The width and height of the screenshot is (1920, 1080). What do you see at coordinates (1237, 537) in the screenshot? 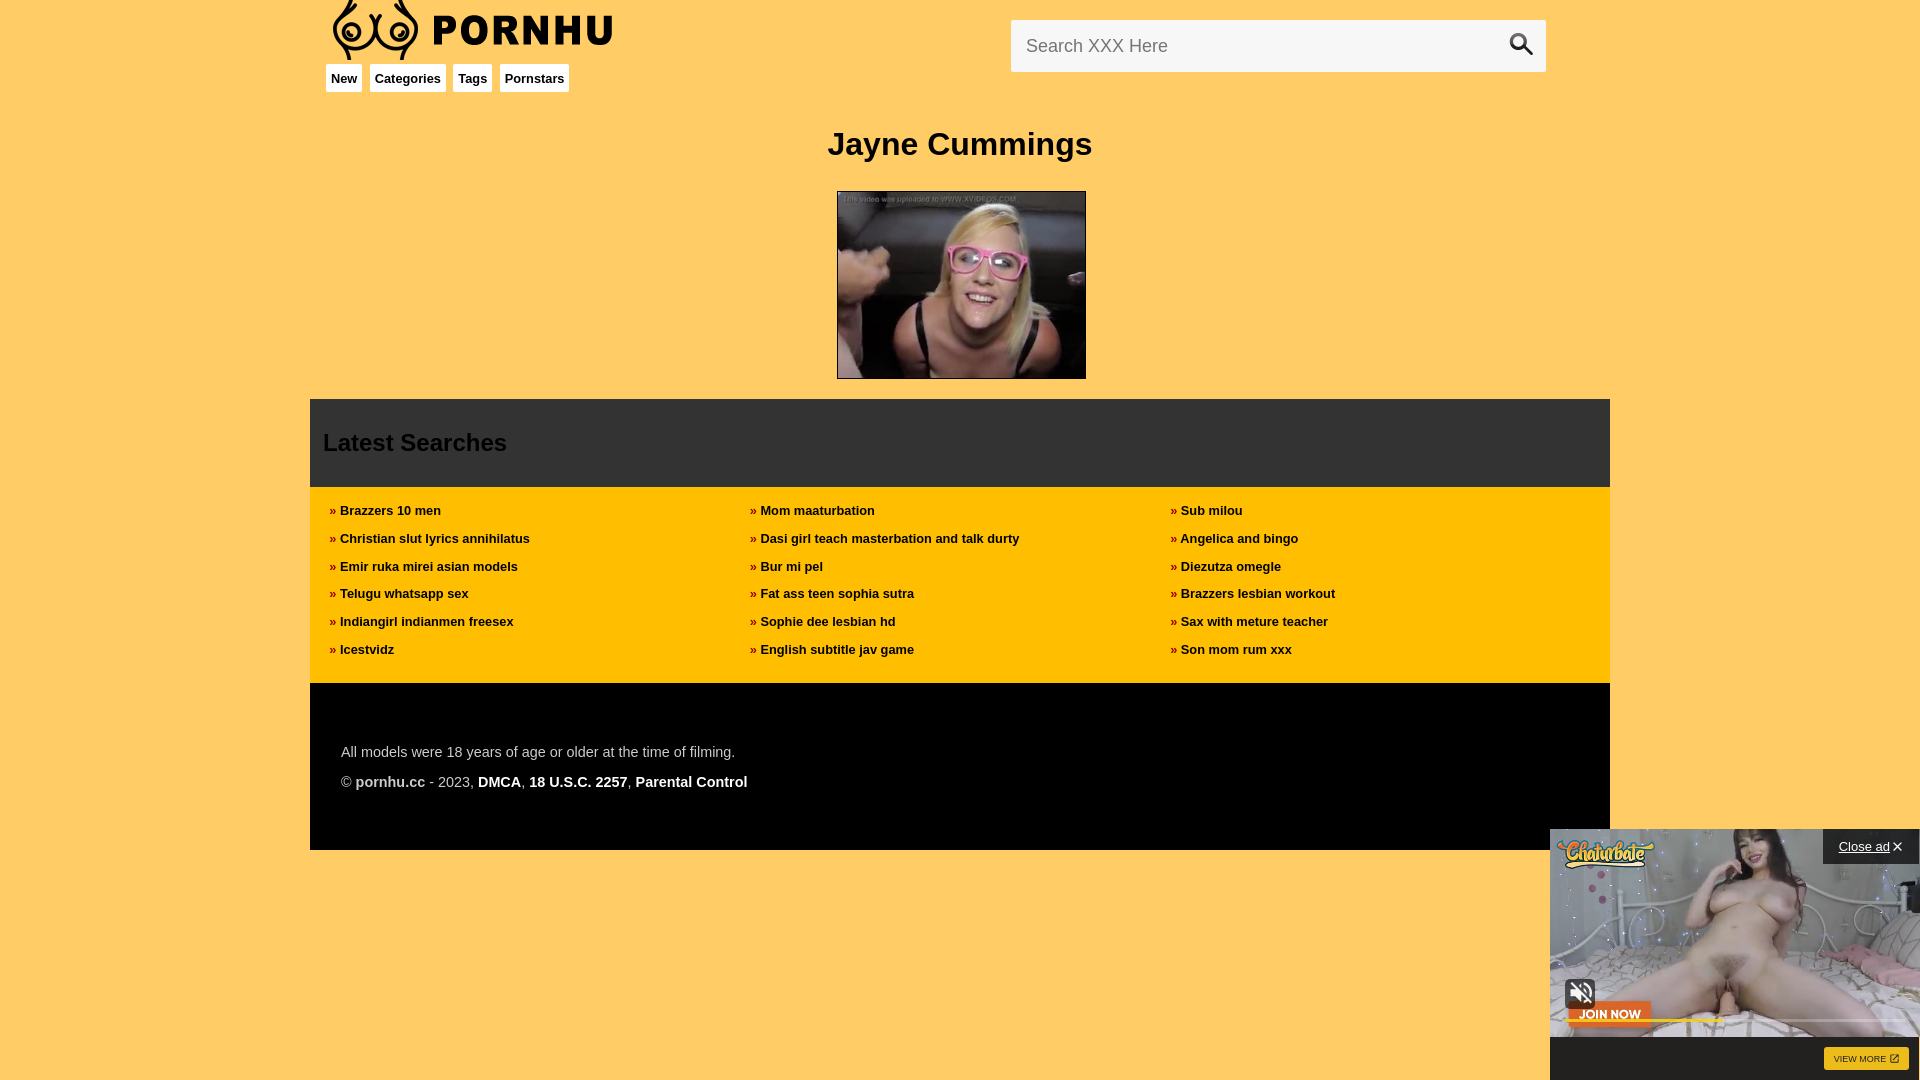
I see `'Angelica and bingo'` at bounding box center [1237, 537].